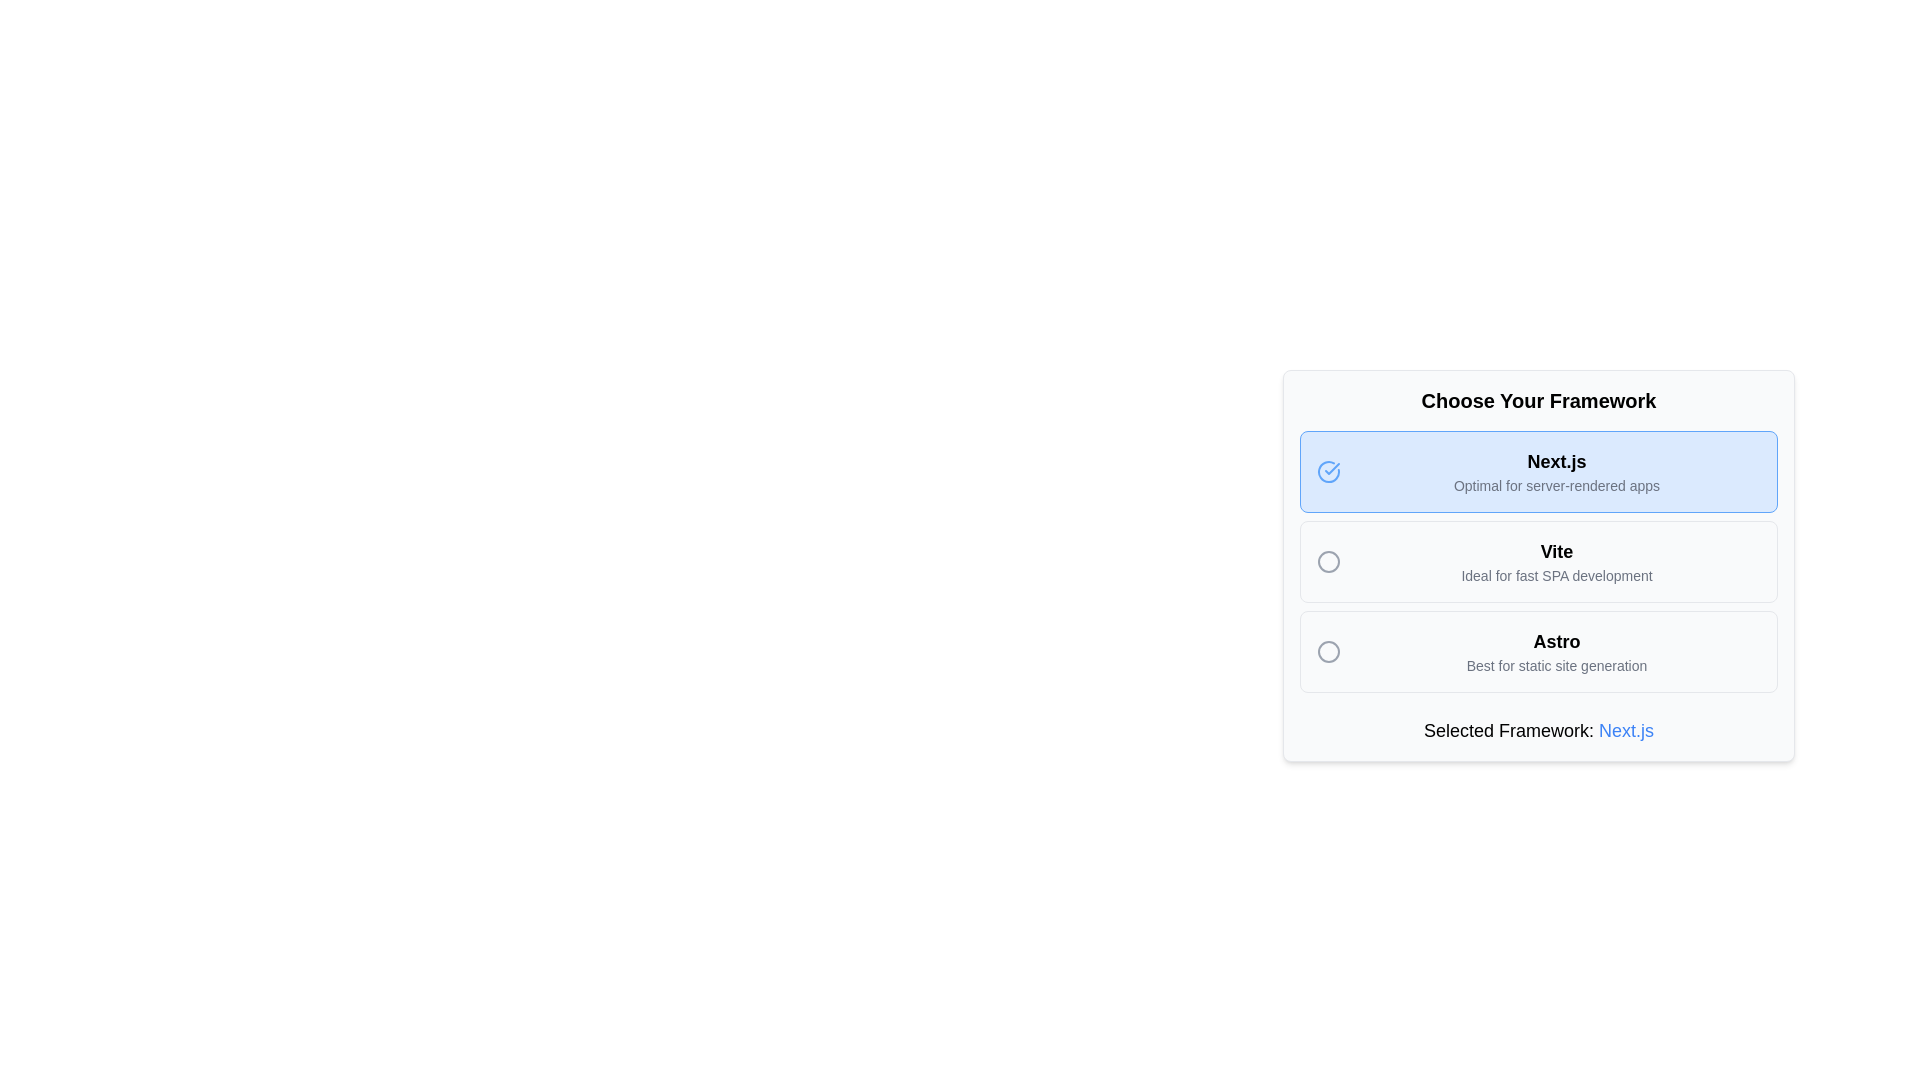  What do you see at coordinates (1555, 486) in the screenshot?
I see `the descriptive text label for the 'Next.js' option in the framework selection interface, located directly below its heading in the selectable list` at bounding box center [1555, 486].